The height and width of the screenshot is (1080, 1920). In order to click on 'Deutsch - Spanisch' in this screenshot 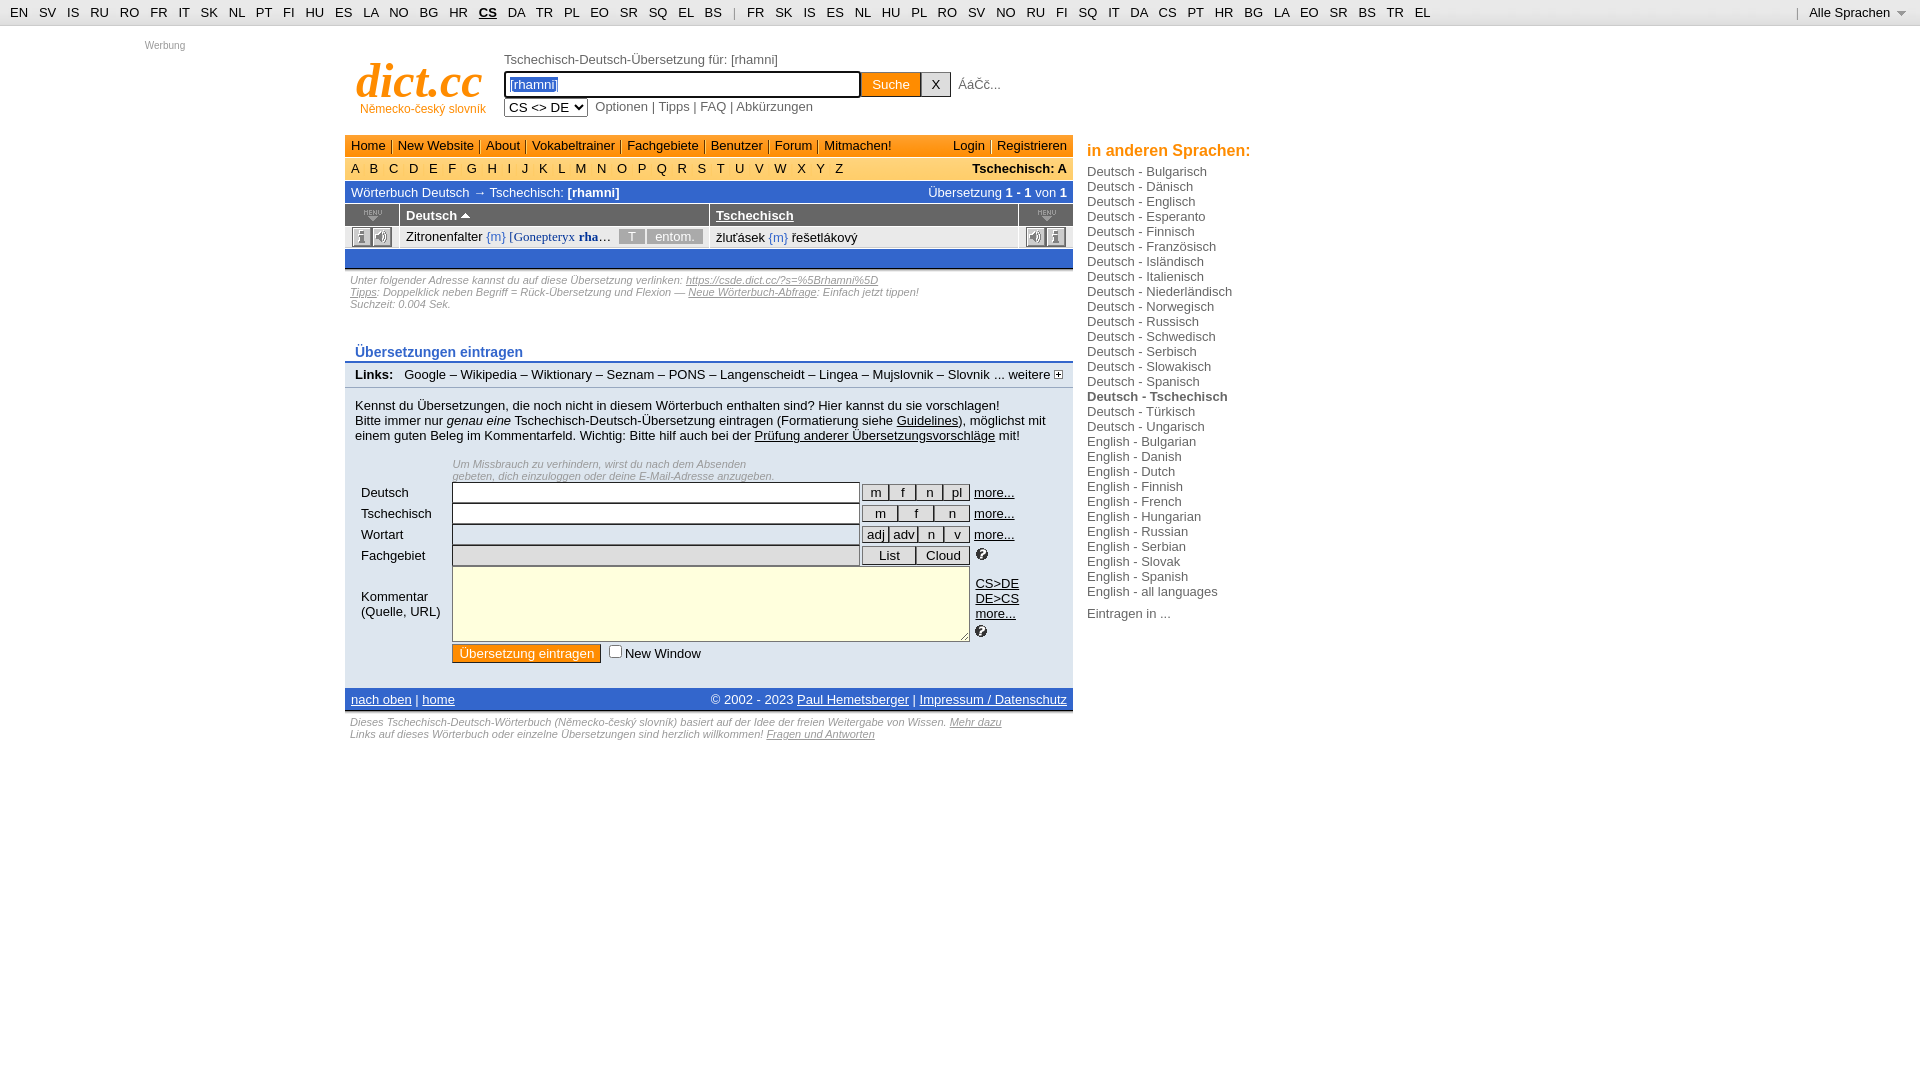, I will do `click(1143, 381)`.